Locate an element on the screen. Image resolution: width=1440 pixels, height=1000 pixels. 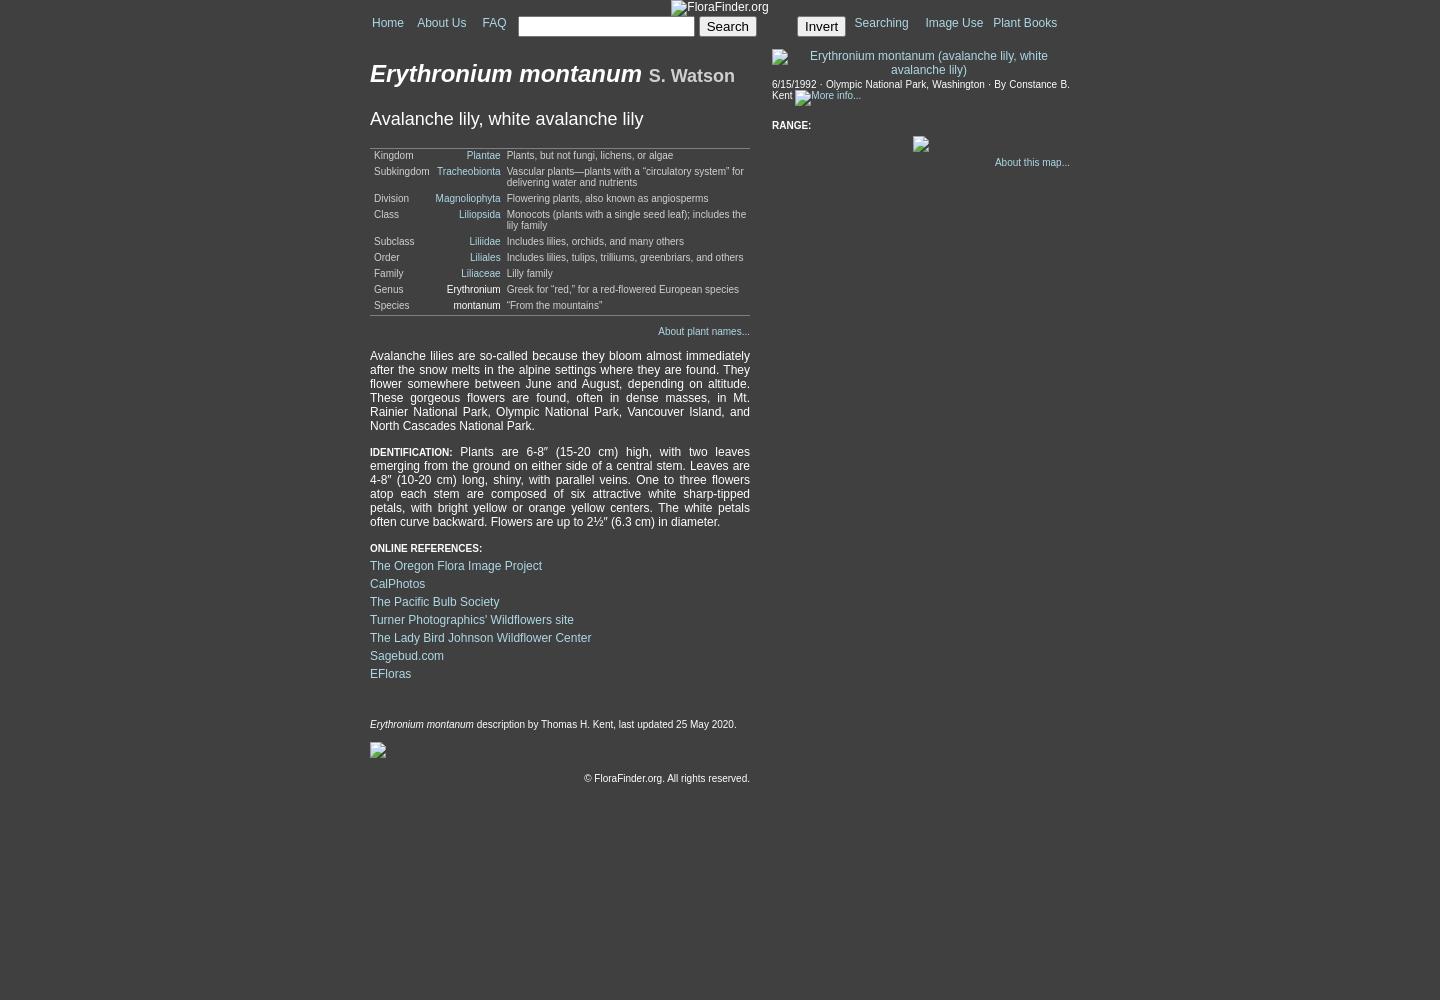
'Monocots (plants with a single seed leaf); includes the lily family' is located at coordinates (624, 219).